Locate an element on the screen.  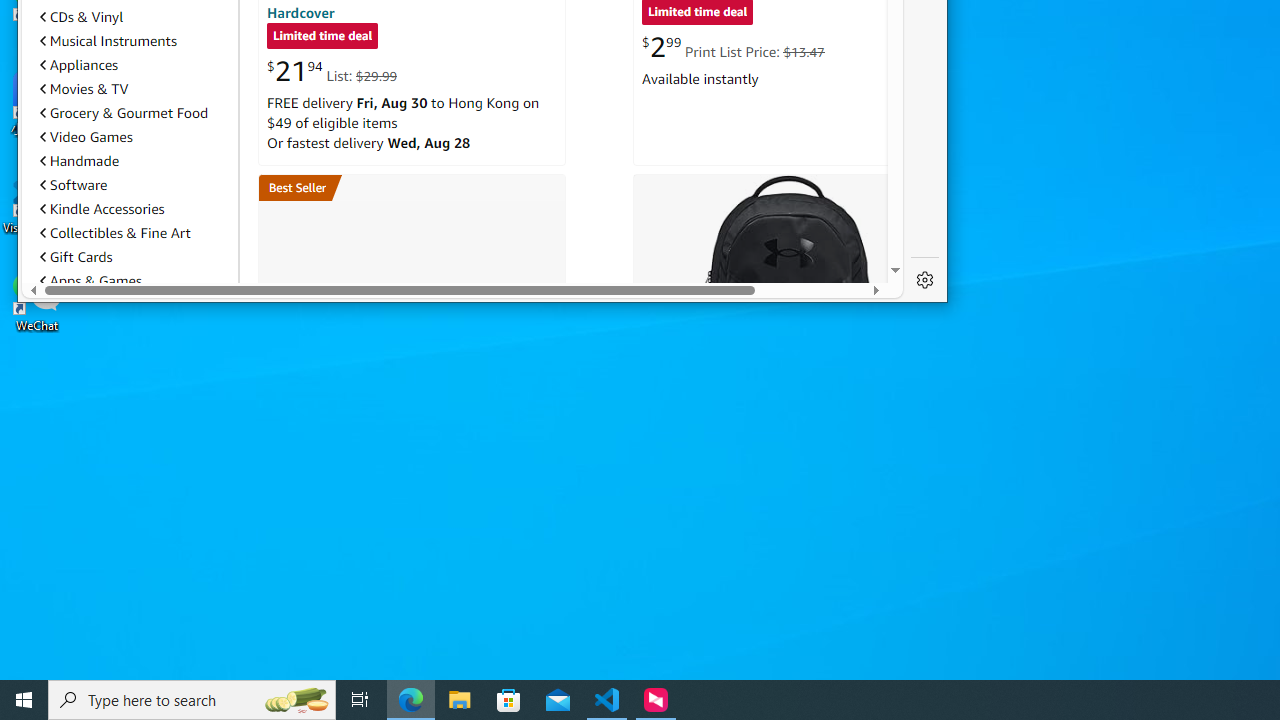
'Handmade' is located at coordinates (134, 160).